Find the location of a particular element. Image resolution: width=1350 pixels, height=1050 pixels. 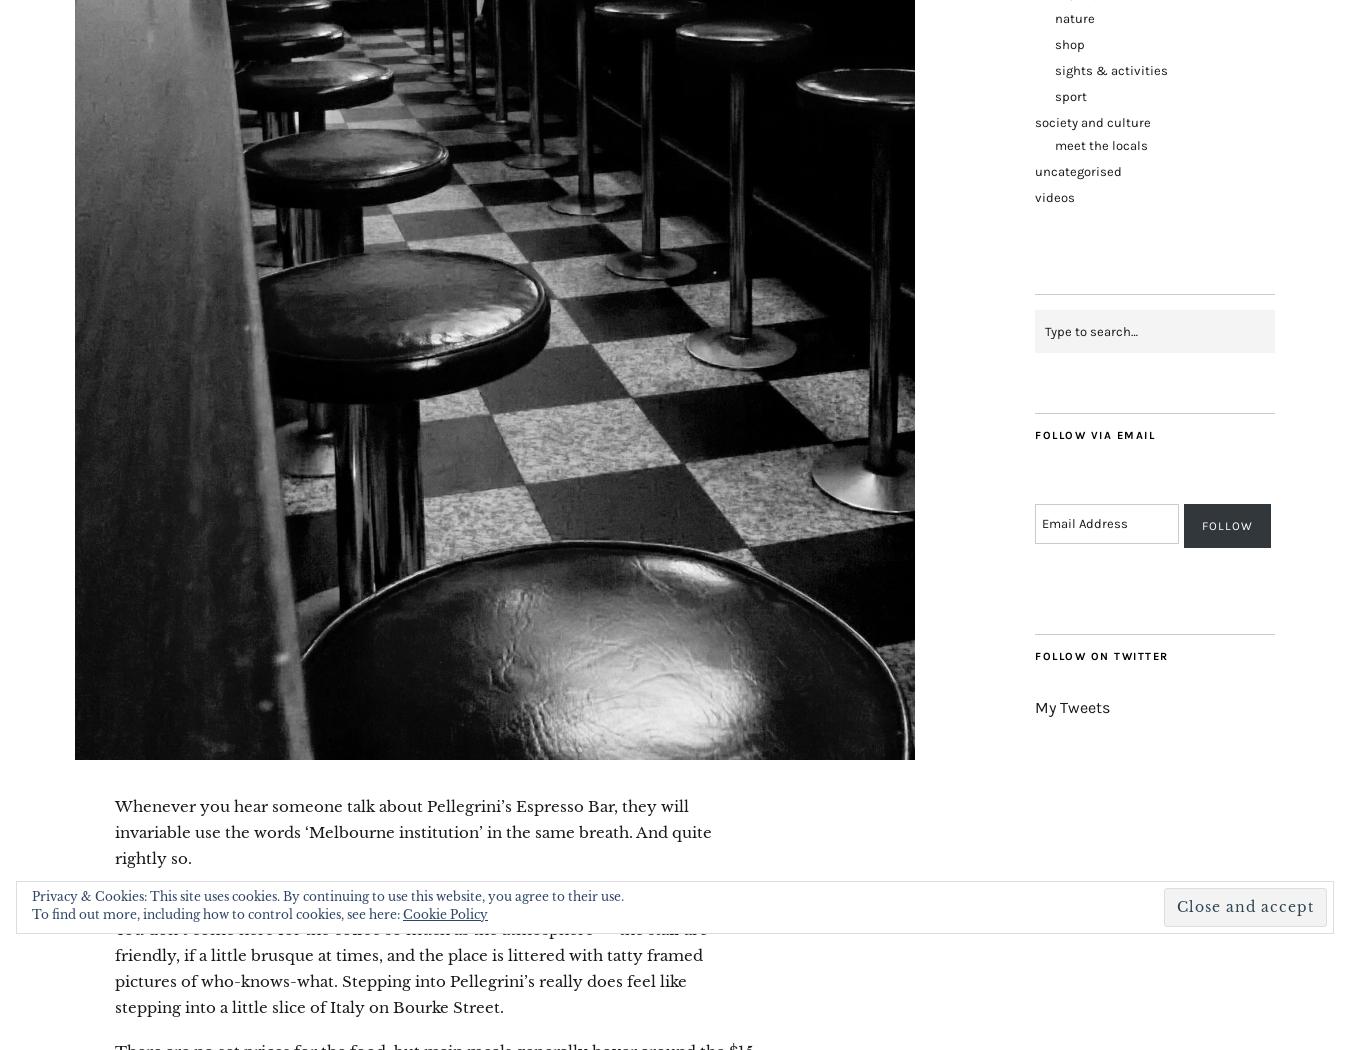

'My Tweets' is located at coordinates (1035, 706).